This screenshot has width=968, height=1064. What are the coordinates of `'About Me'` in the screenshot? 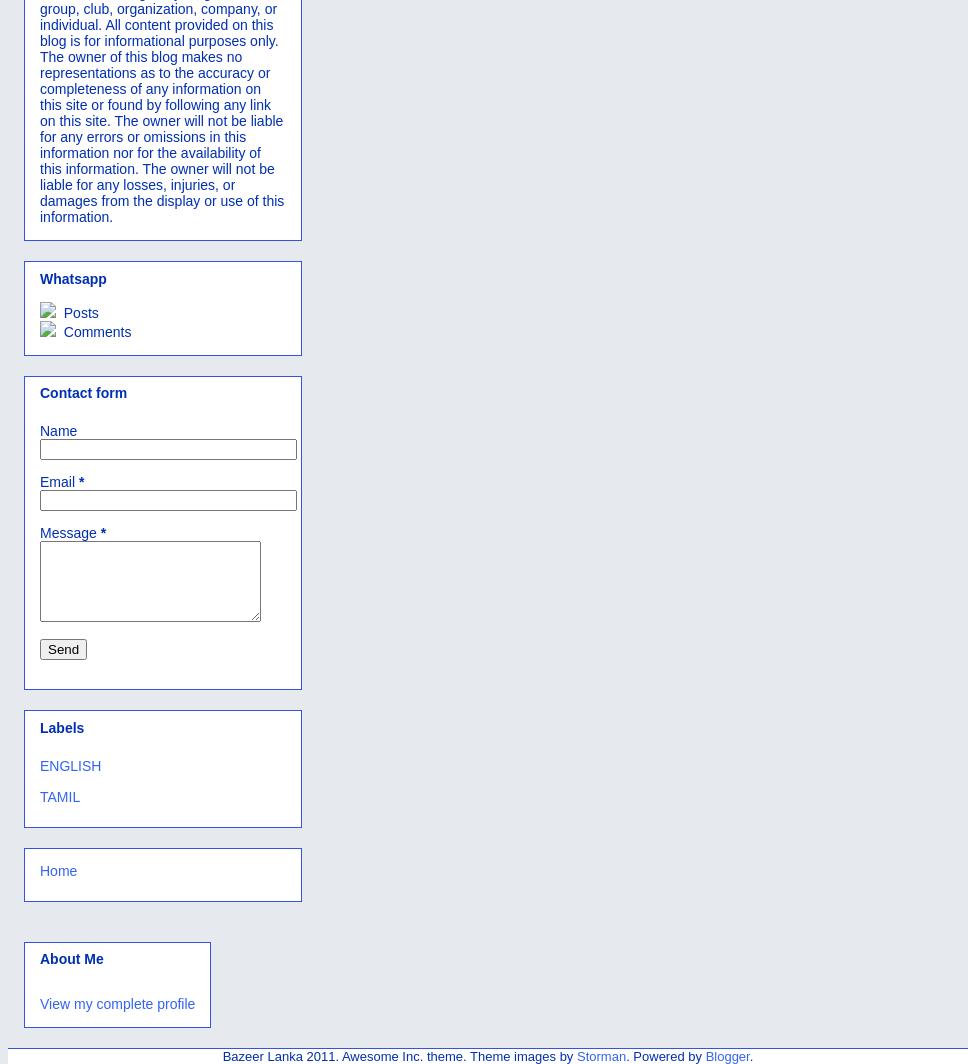 It's located at (70, 958).